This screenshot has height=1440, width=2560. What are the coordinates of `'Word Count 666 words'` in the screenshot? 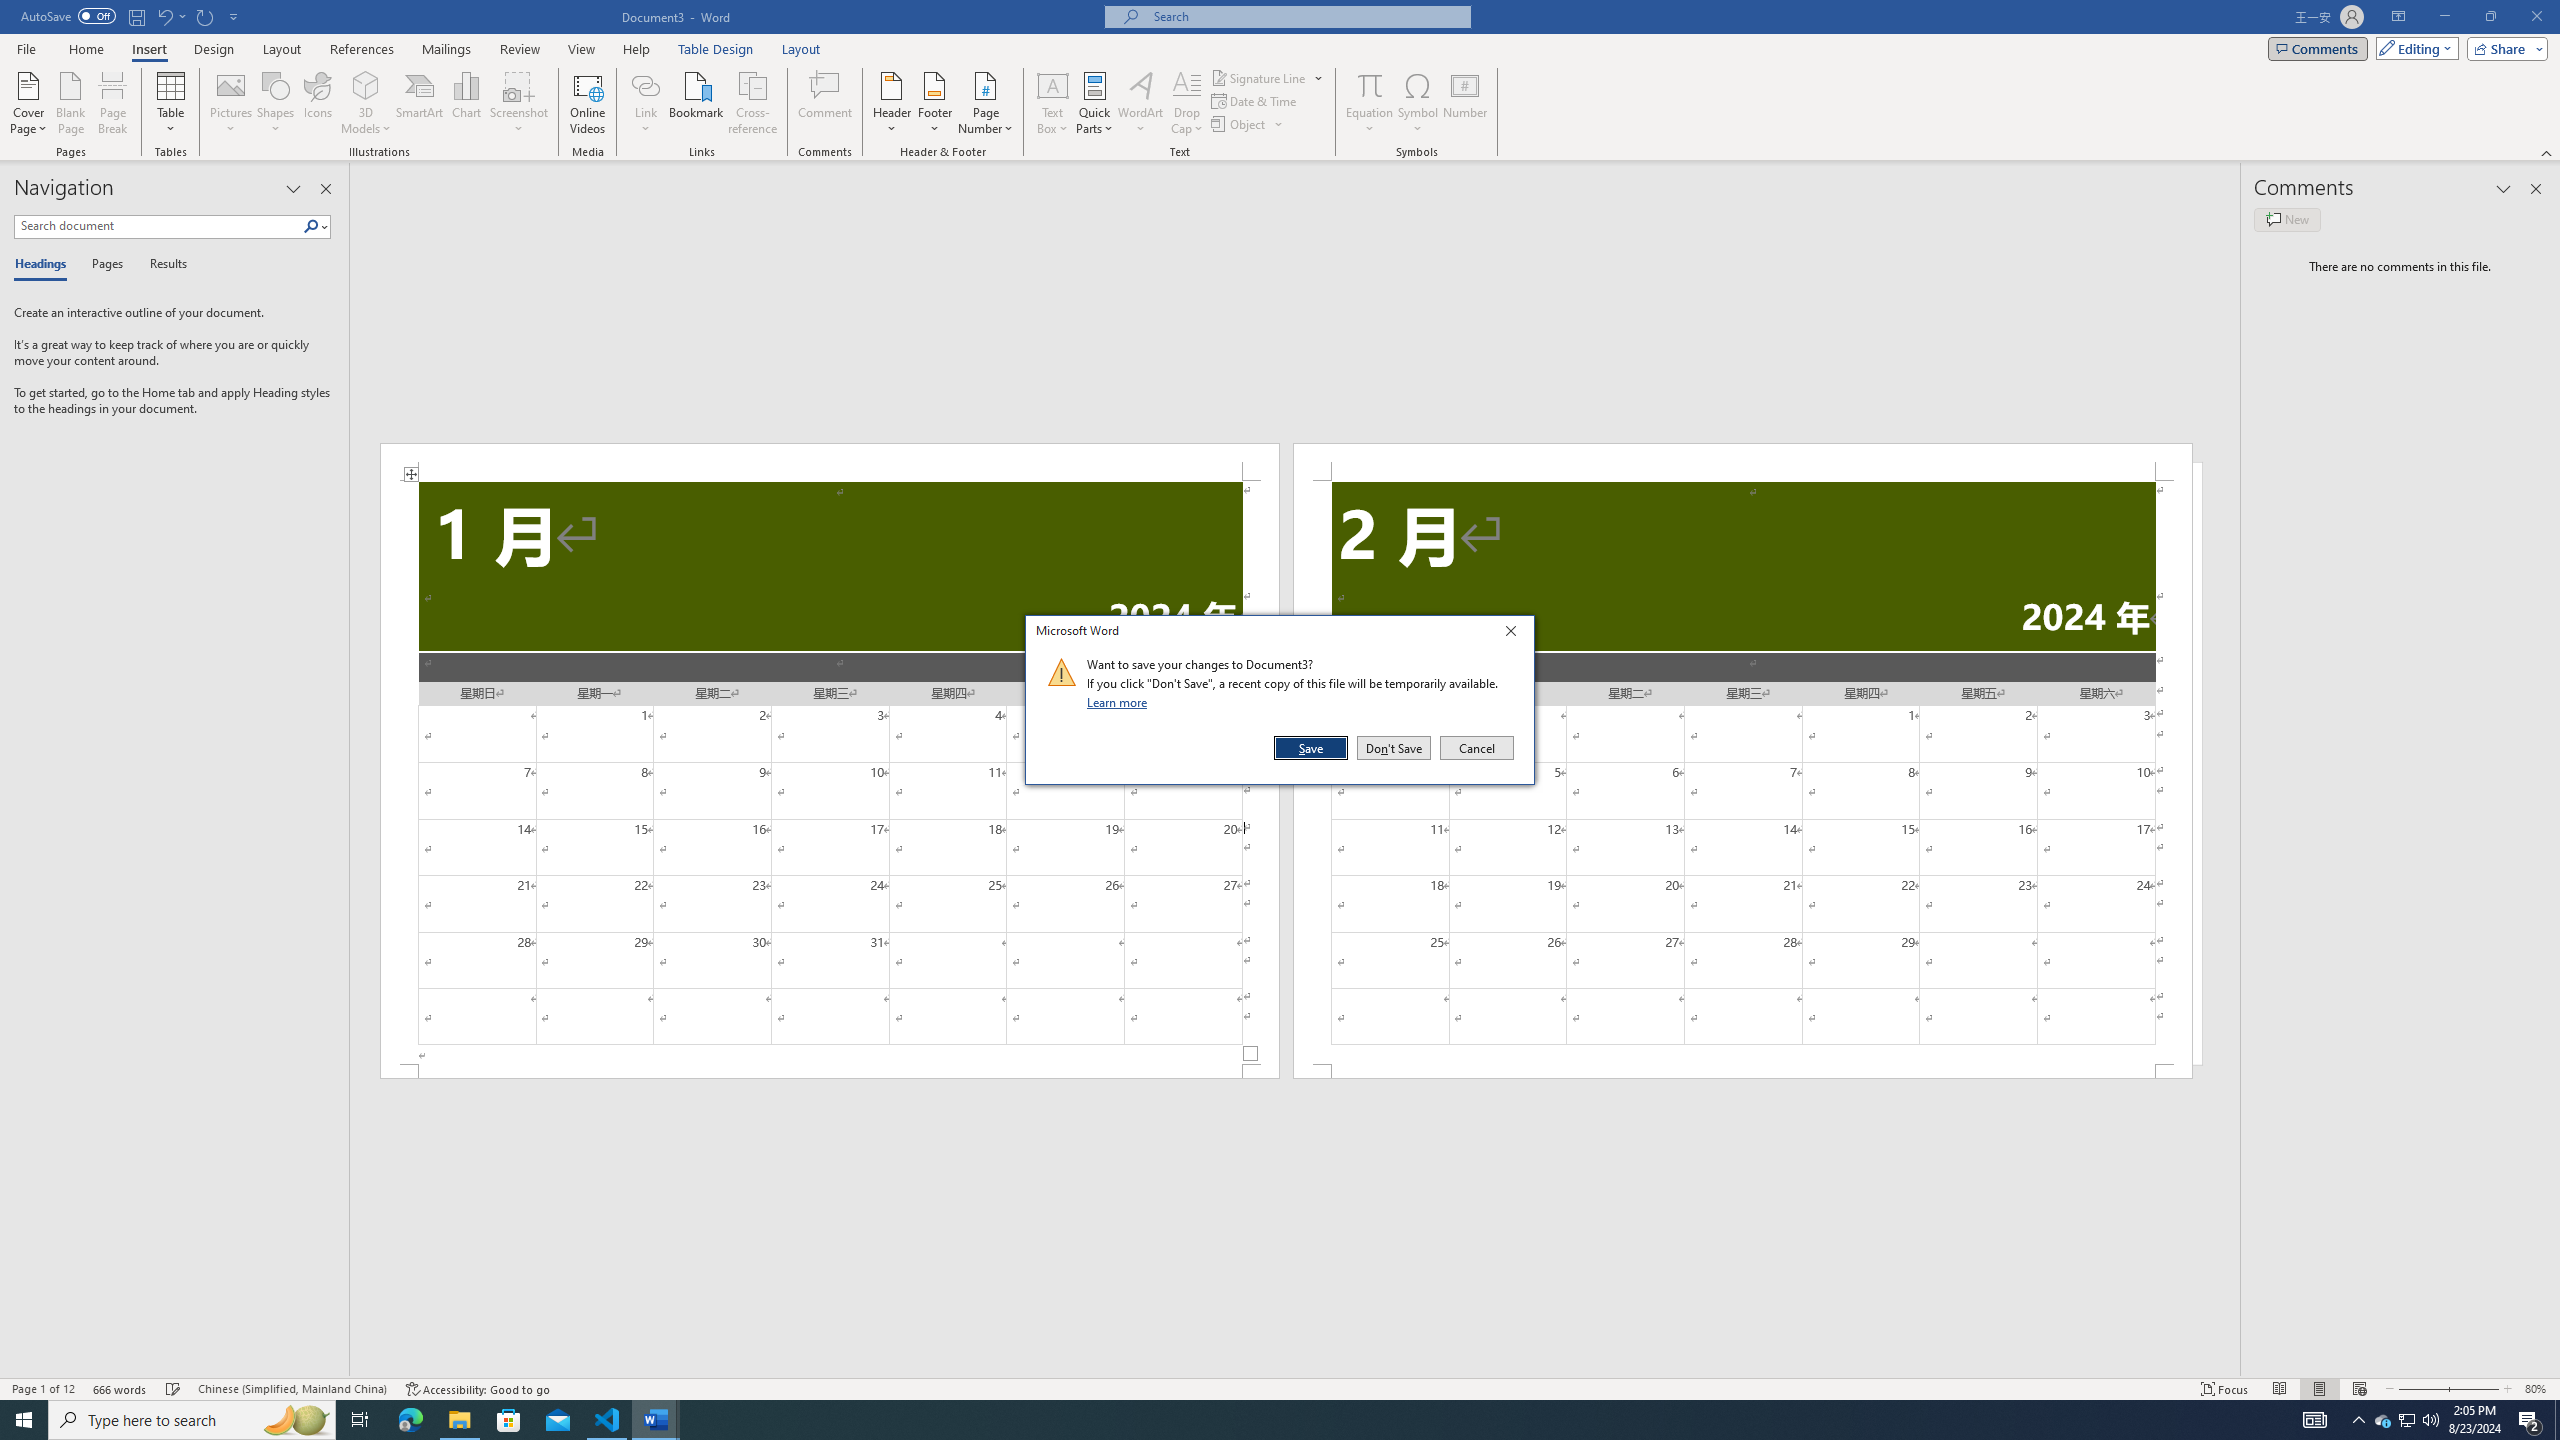 It's located at (121, 1389).